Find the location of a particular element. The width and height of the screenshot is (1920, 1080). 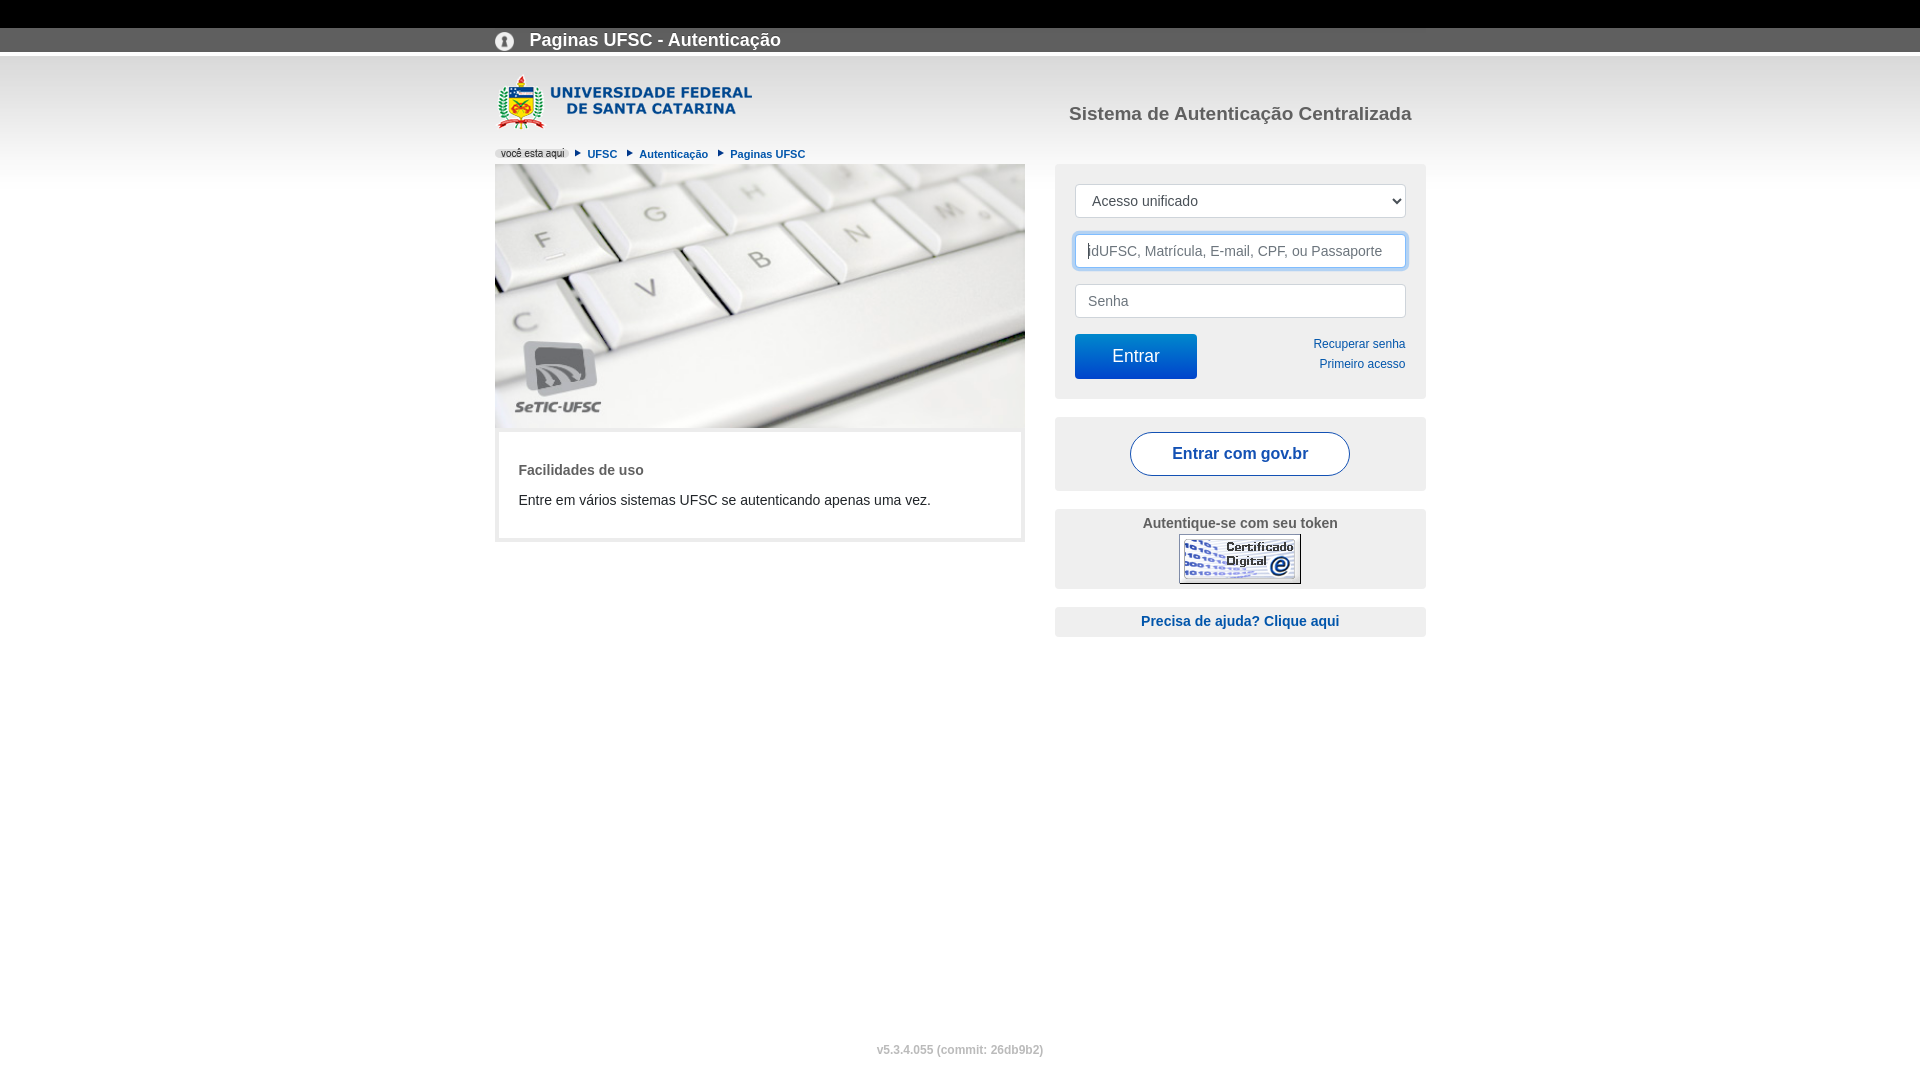

'Primeiro acesso' is located at coordinates (1361, 363).